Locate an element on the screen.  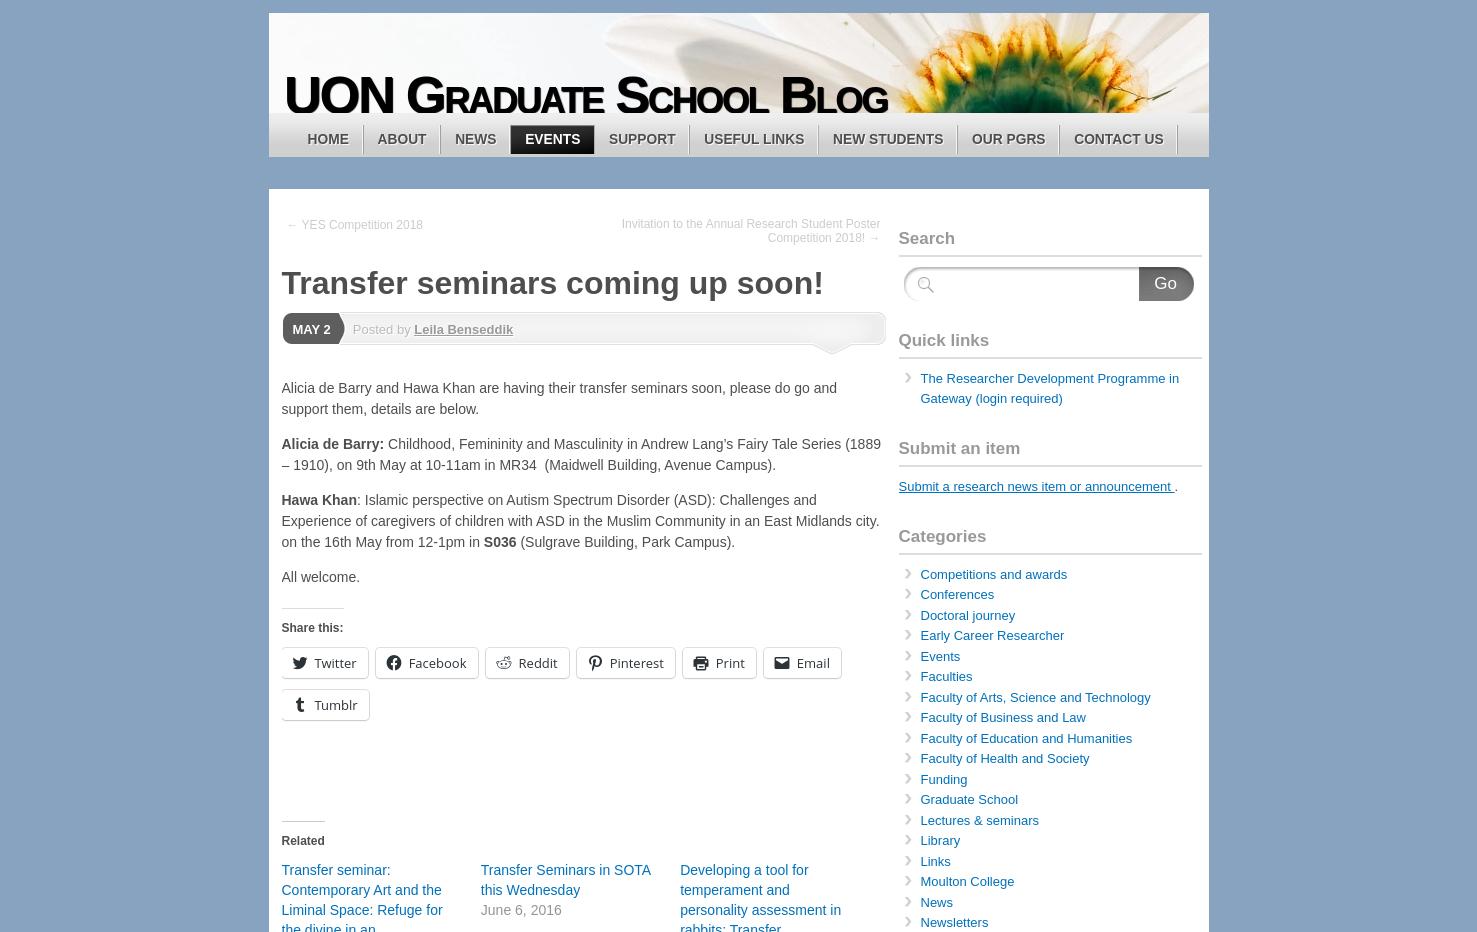
'Faculty of Health and Society' is located at coordinates (1003, 758).